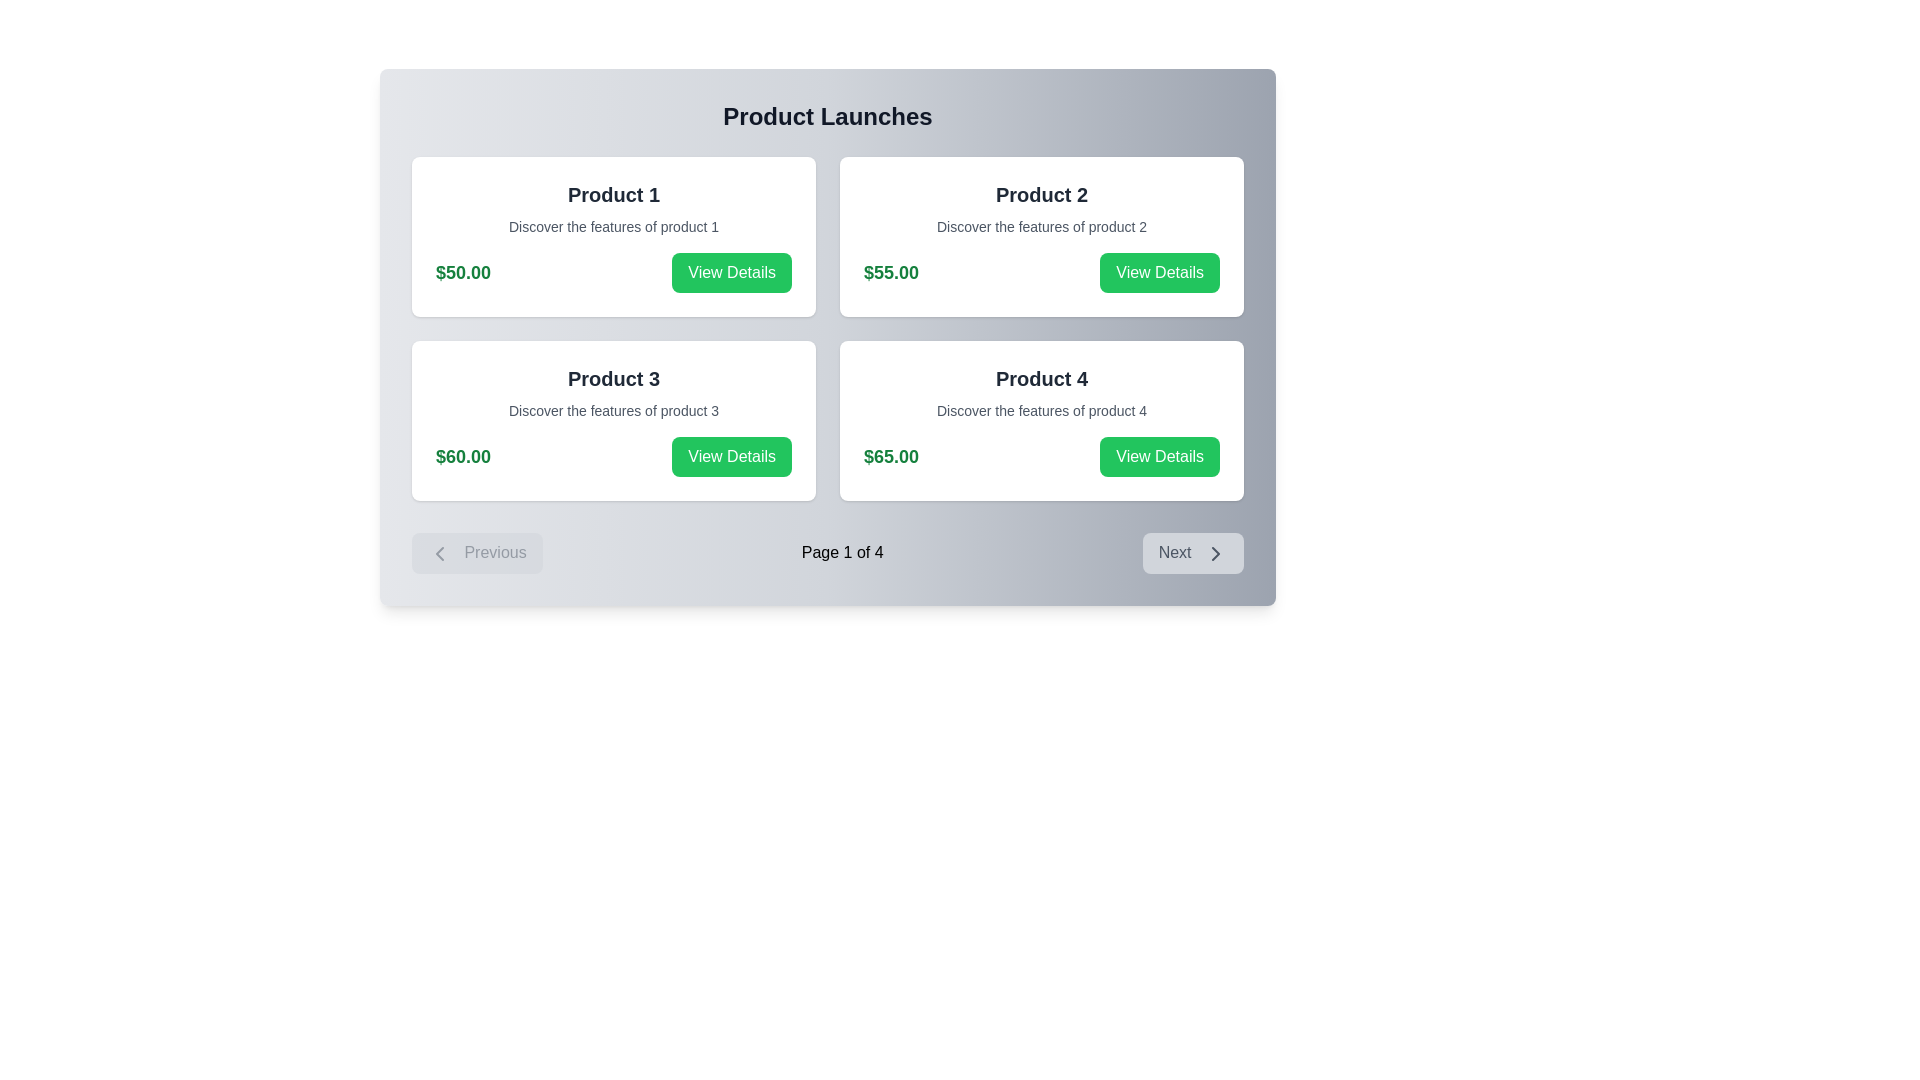  I want to click on the Text Label that serves as the title for the third product in the grid layout, located in the lower-left content box, so click(613, 378).